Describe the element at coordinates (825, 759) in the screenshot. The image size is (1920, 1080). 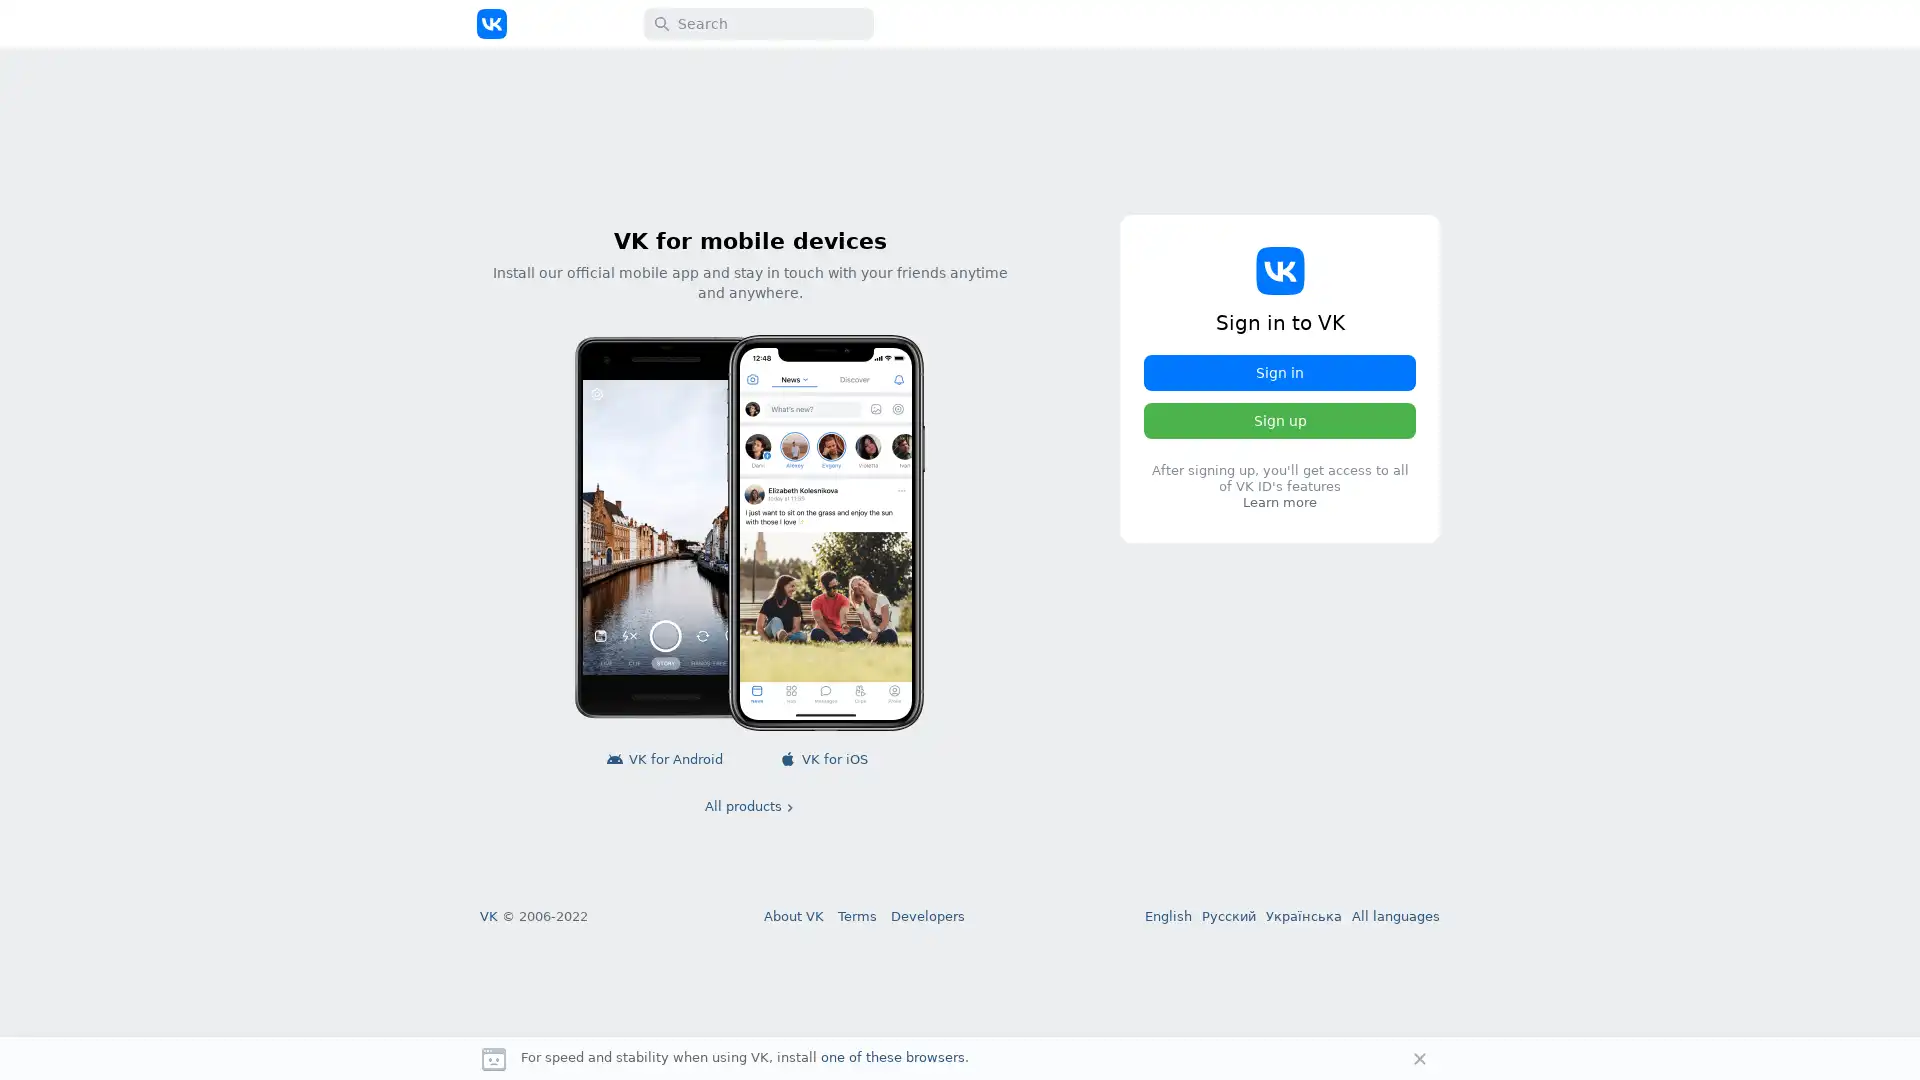
I see `VK for iOS` at that location.